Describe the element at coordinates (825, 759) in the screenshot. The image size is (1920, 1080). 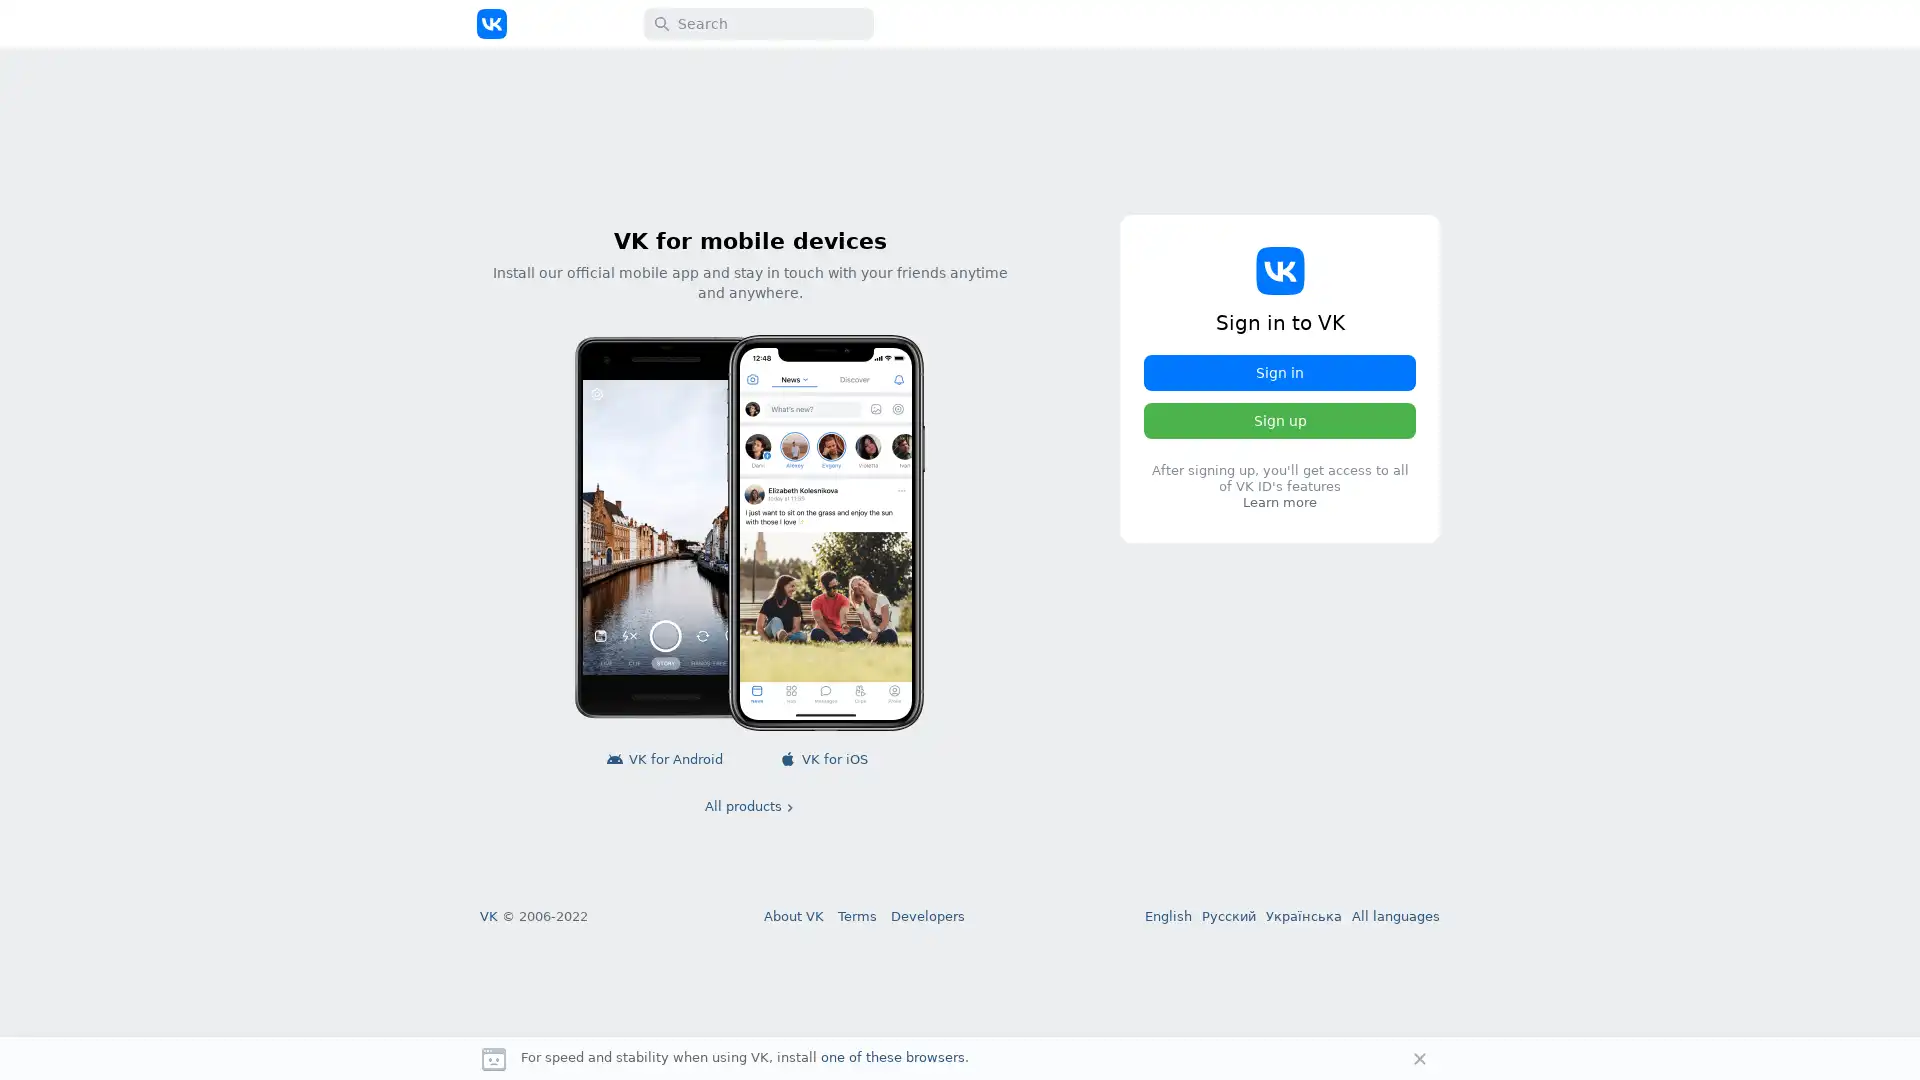
I see `VK for iOS` at that location.